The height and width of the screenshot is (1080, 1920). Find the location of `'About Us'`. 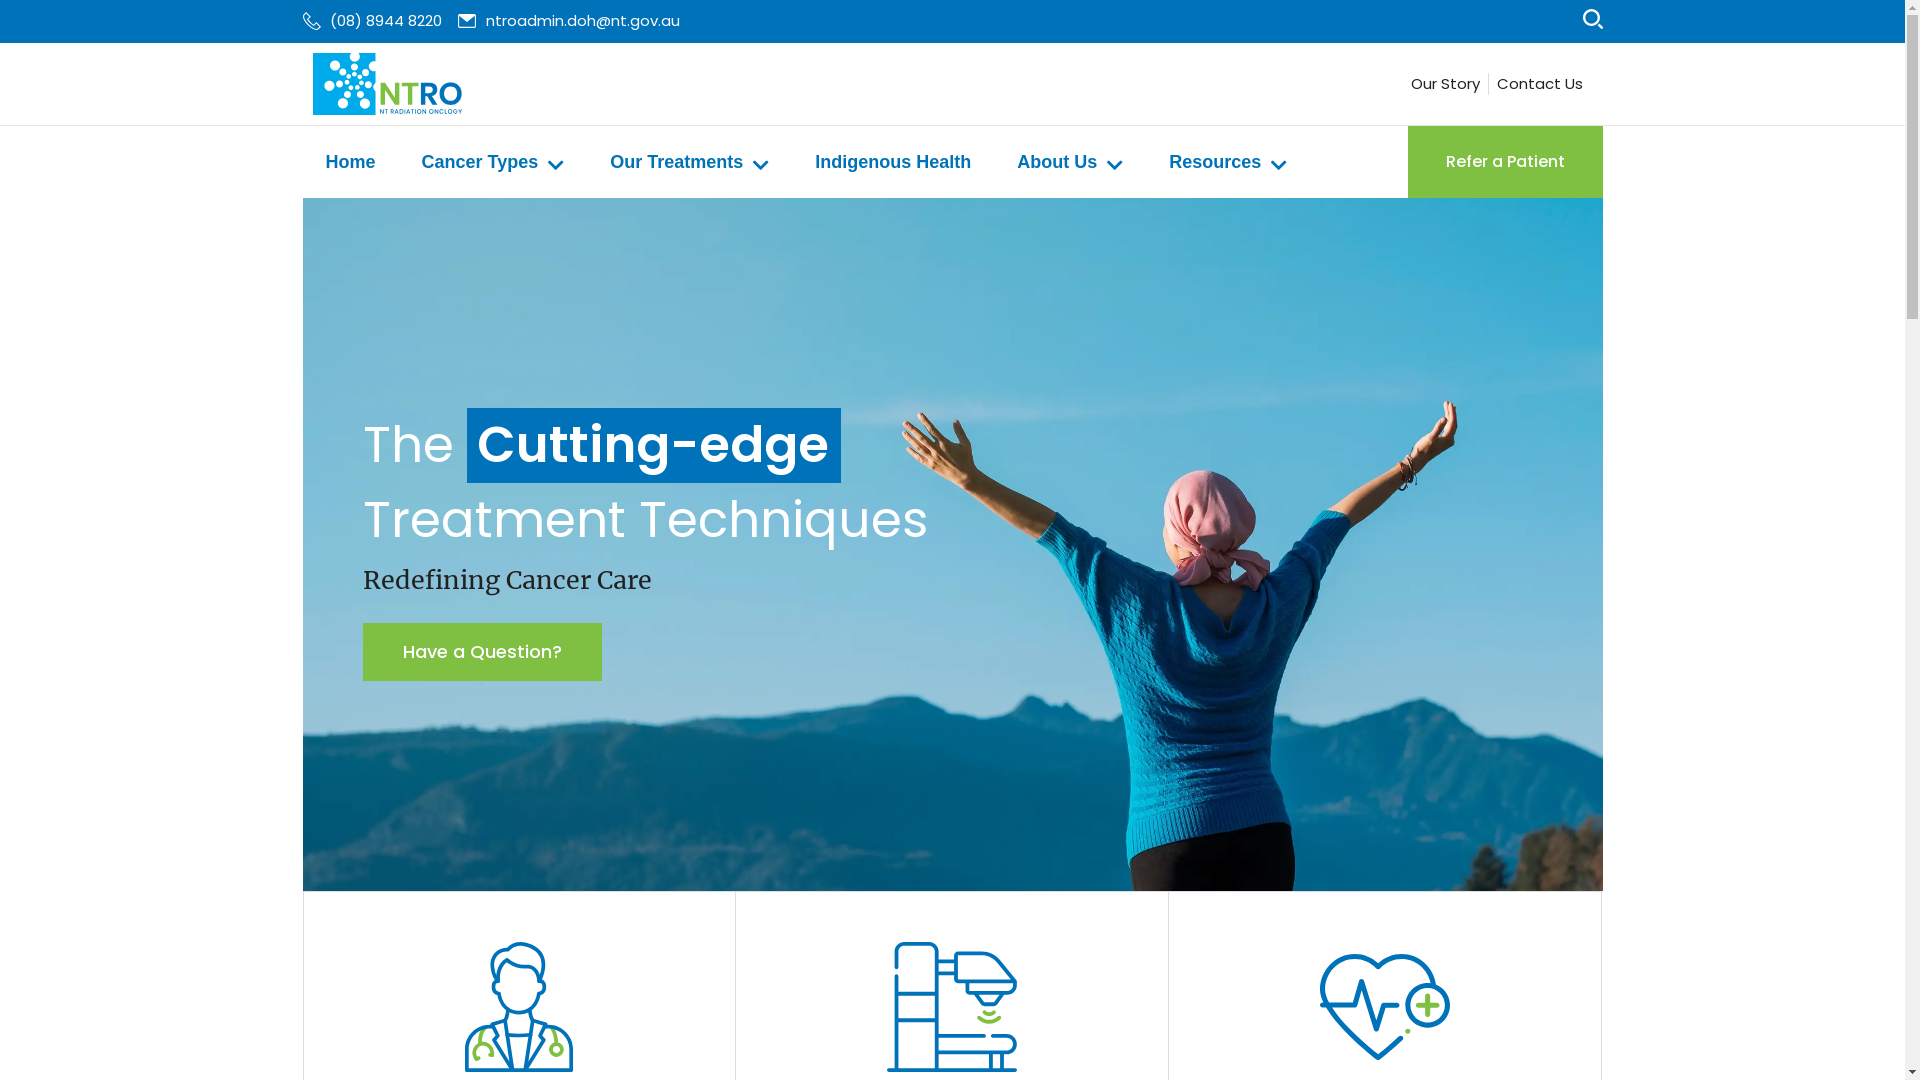

'About Us' is located at coordinates (1069, 161).